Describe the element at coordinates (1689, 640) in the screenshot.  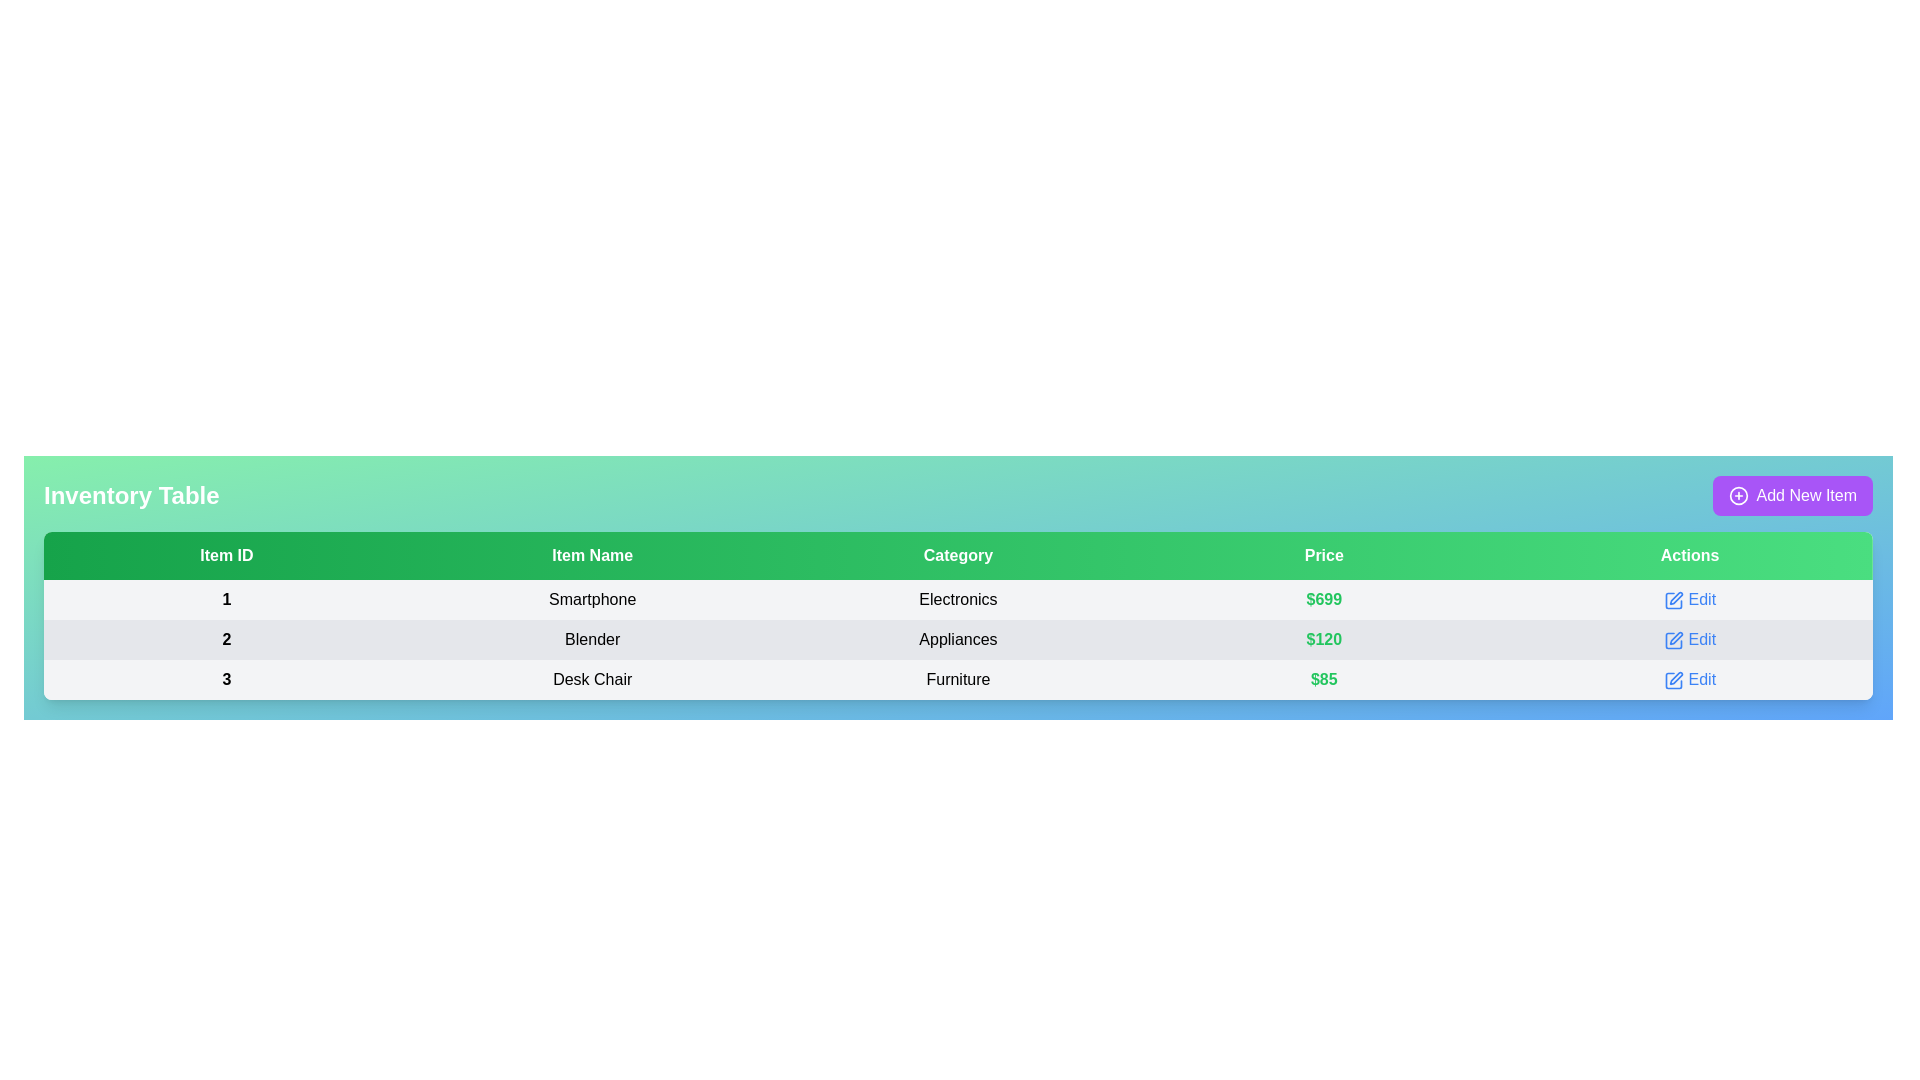
I see `the 'Edit' button with a pen icon in the 'Actions' column for the 'Blender' product` at that location.